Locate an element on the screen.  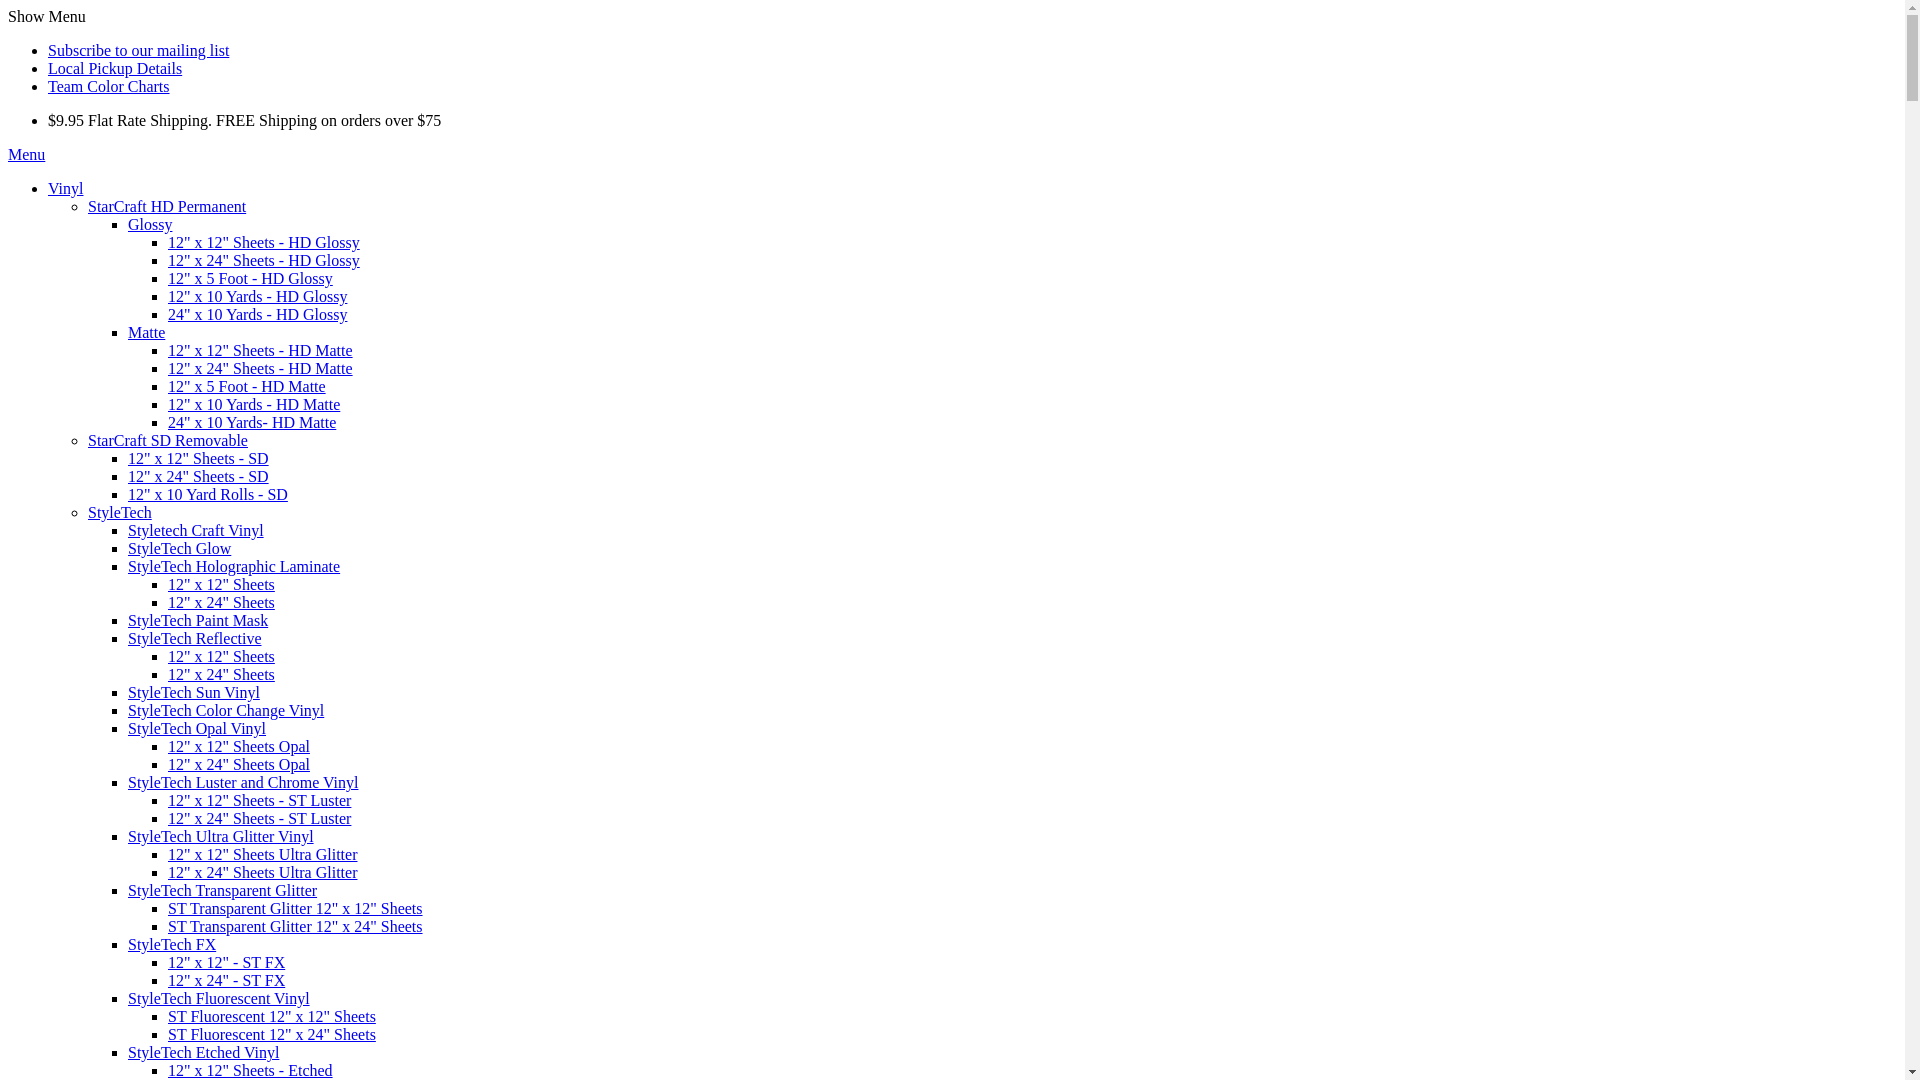
'Glossy' is located at coordinates (148, 224).